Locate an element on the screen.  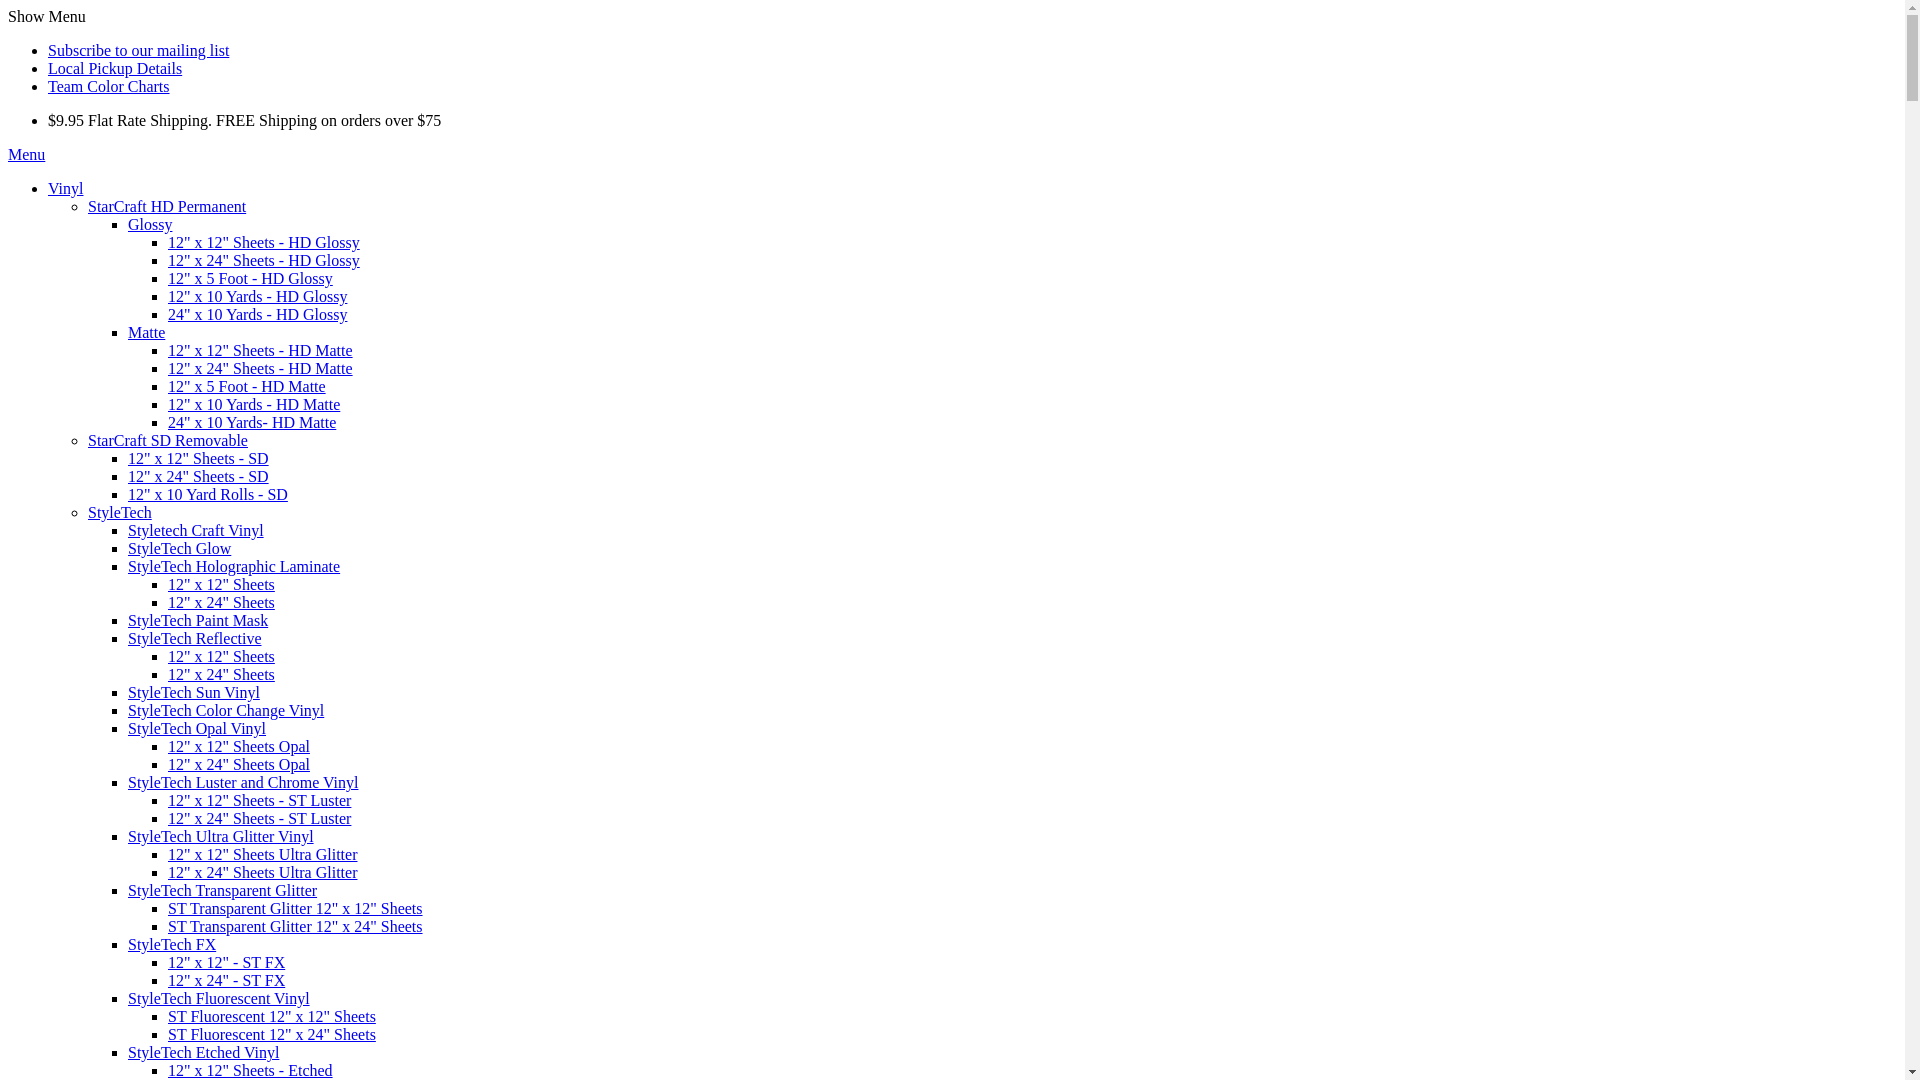
'Glossy' is located at coordinates (148, 224).